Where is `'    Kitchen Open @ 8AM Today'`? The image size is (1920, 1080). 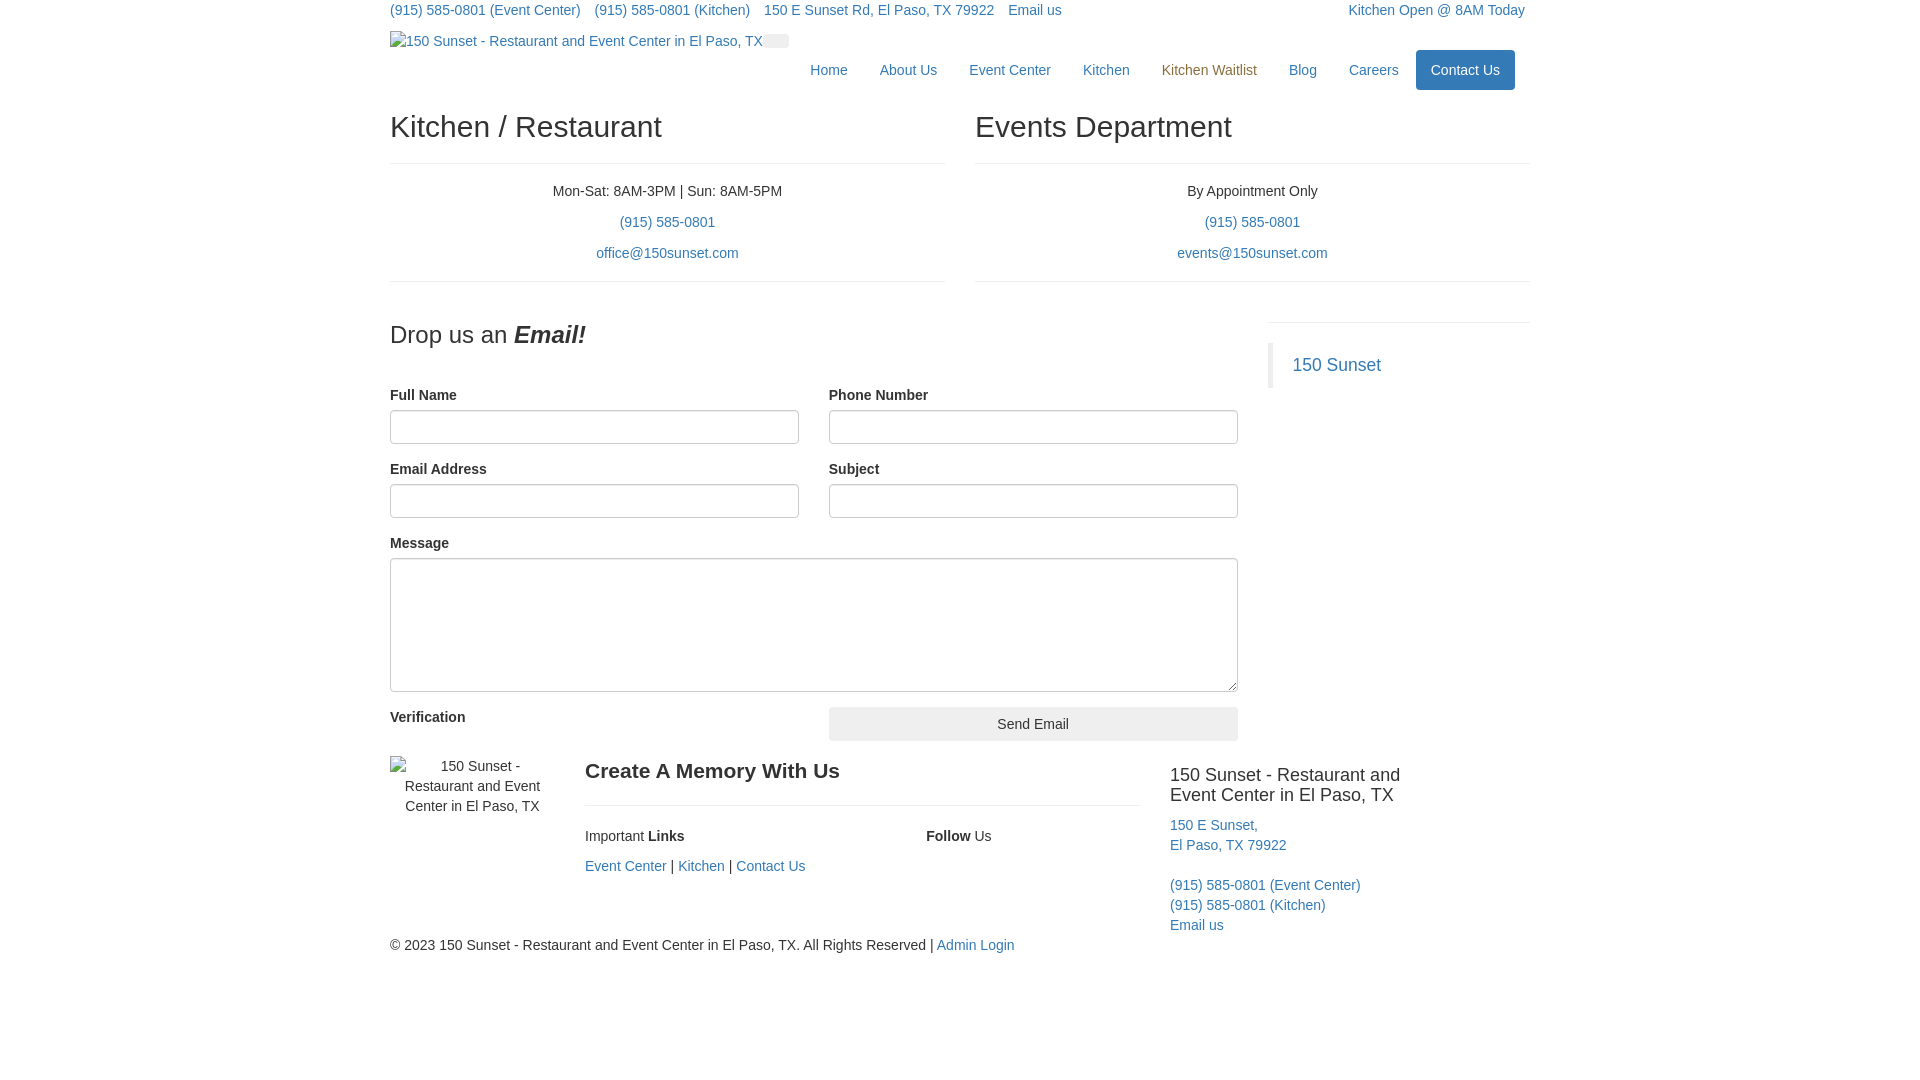 '    Kitchen Open @ 8AM Today' is located at coordinates (1428, 10).